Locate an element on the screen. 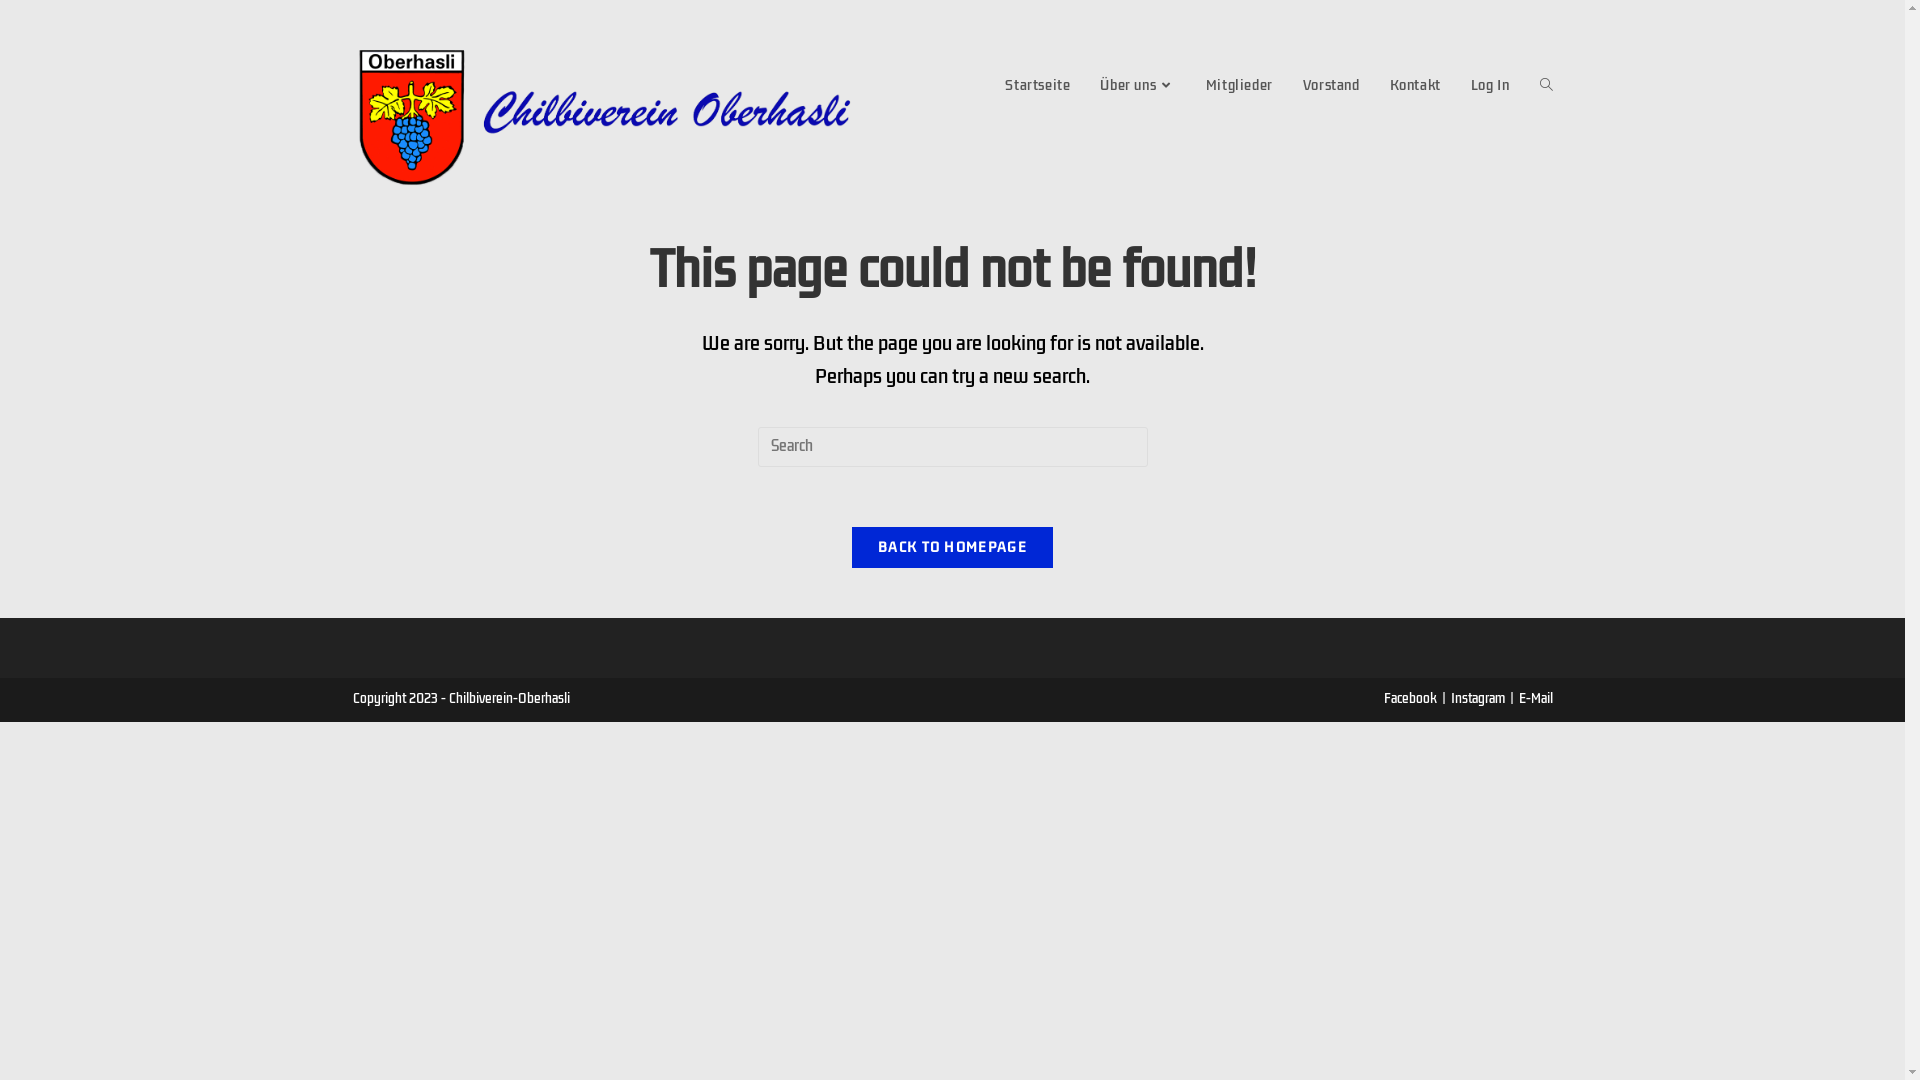 The image size is (1920, 1080). 'Mitglieder' is located at coordinates (1238, 83).